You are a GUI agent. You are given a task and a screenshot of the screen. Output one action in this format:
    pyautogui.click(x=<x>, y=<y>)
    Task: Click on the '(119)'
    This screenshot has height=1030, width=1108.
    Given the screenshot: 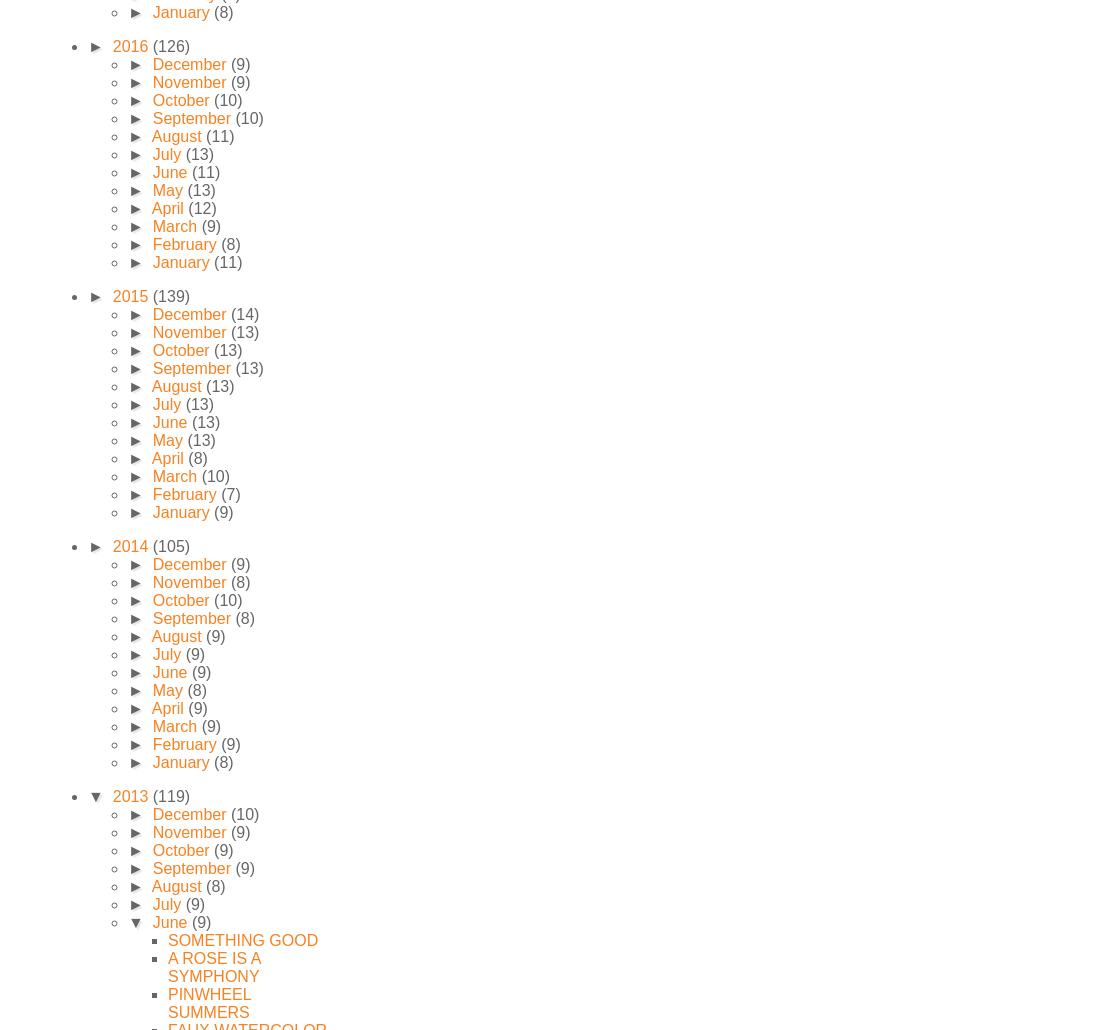 What is the action you would take?
    pyautogui.click(x=169, y=795)
    